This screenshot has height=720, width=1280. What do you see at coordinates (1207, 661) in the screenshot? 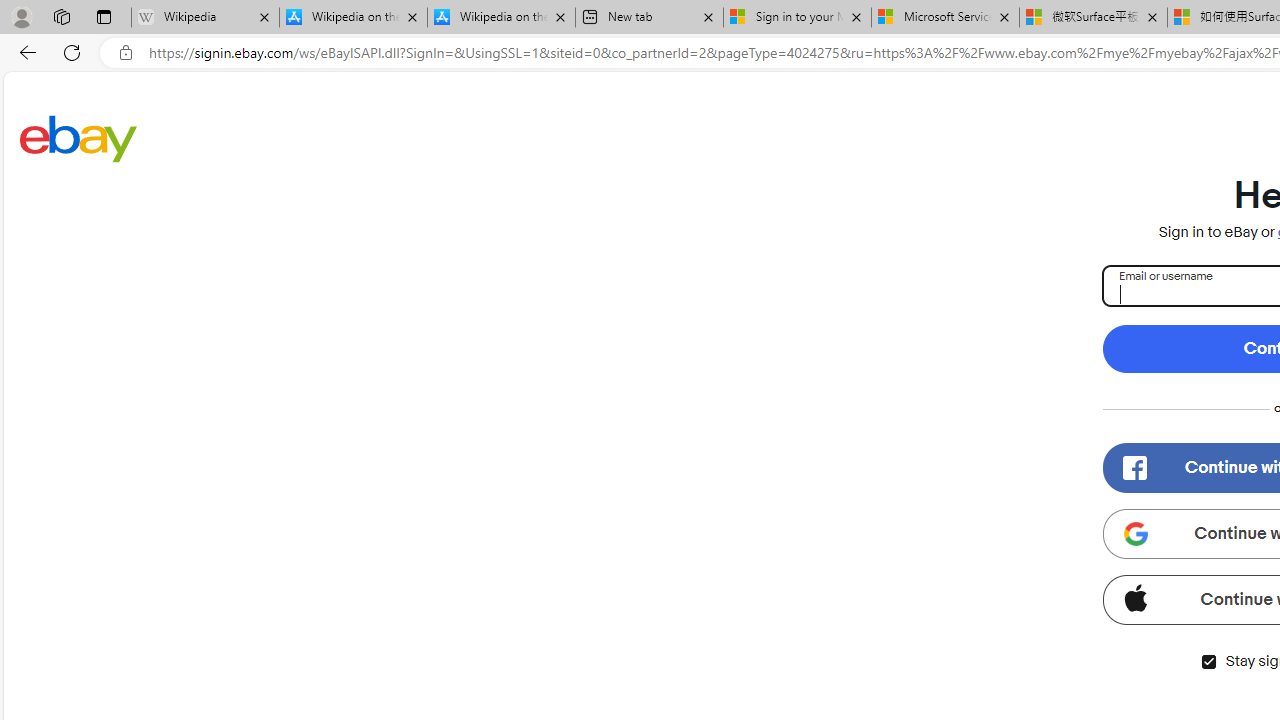
I see `'Stay signed in'` at bounding box center [1207, 661].